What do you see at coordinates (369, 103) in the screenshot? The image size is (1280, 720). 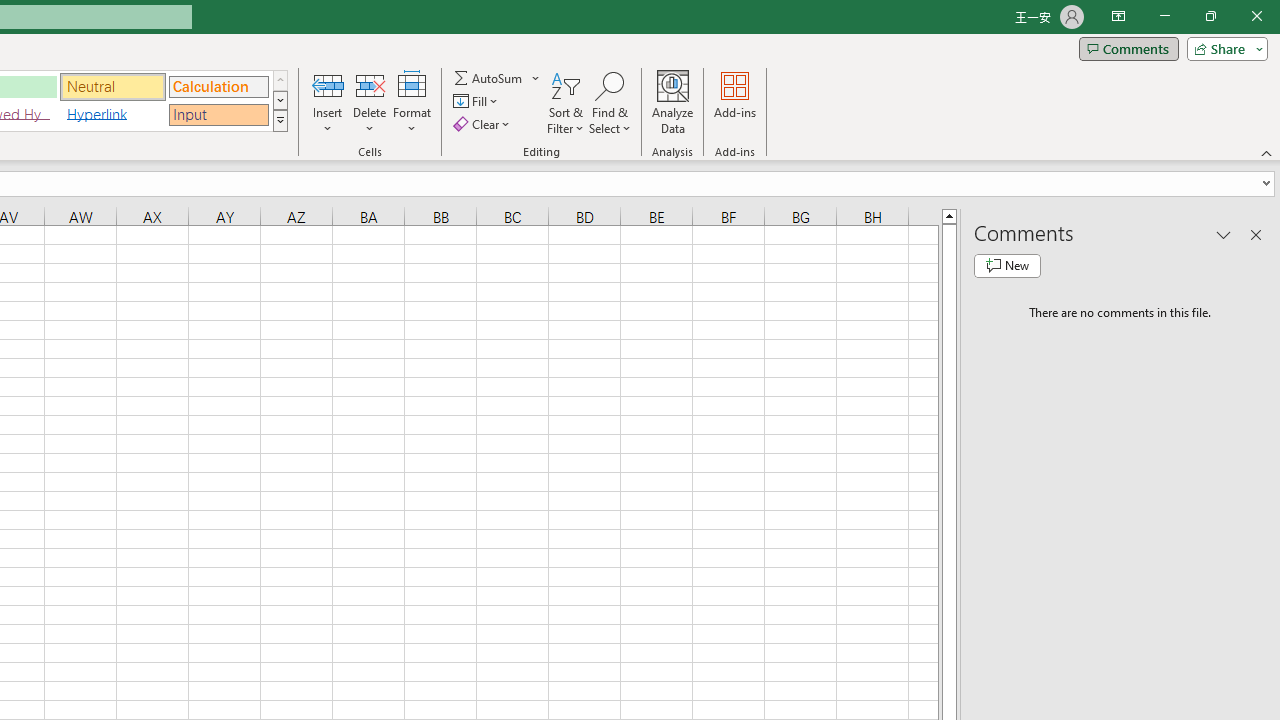 I see `'Delete'` at bounding box center [369, 103].